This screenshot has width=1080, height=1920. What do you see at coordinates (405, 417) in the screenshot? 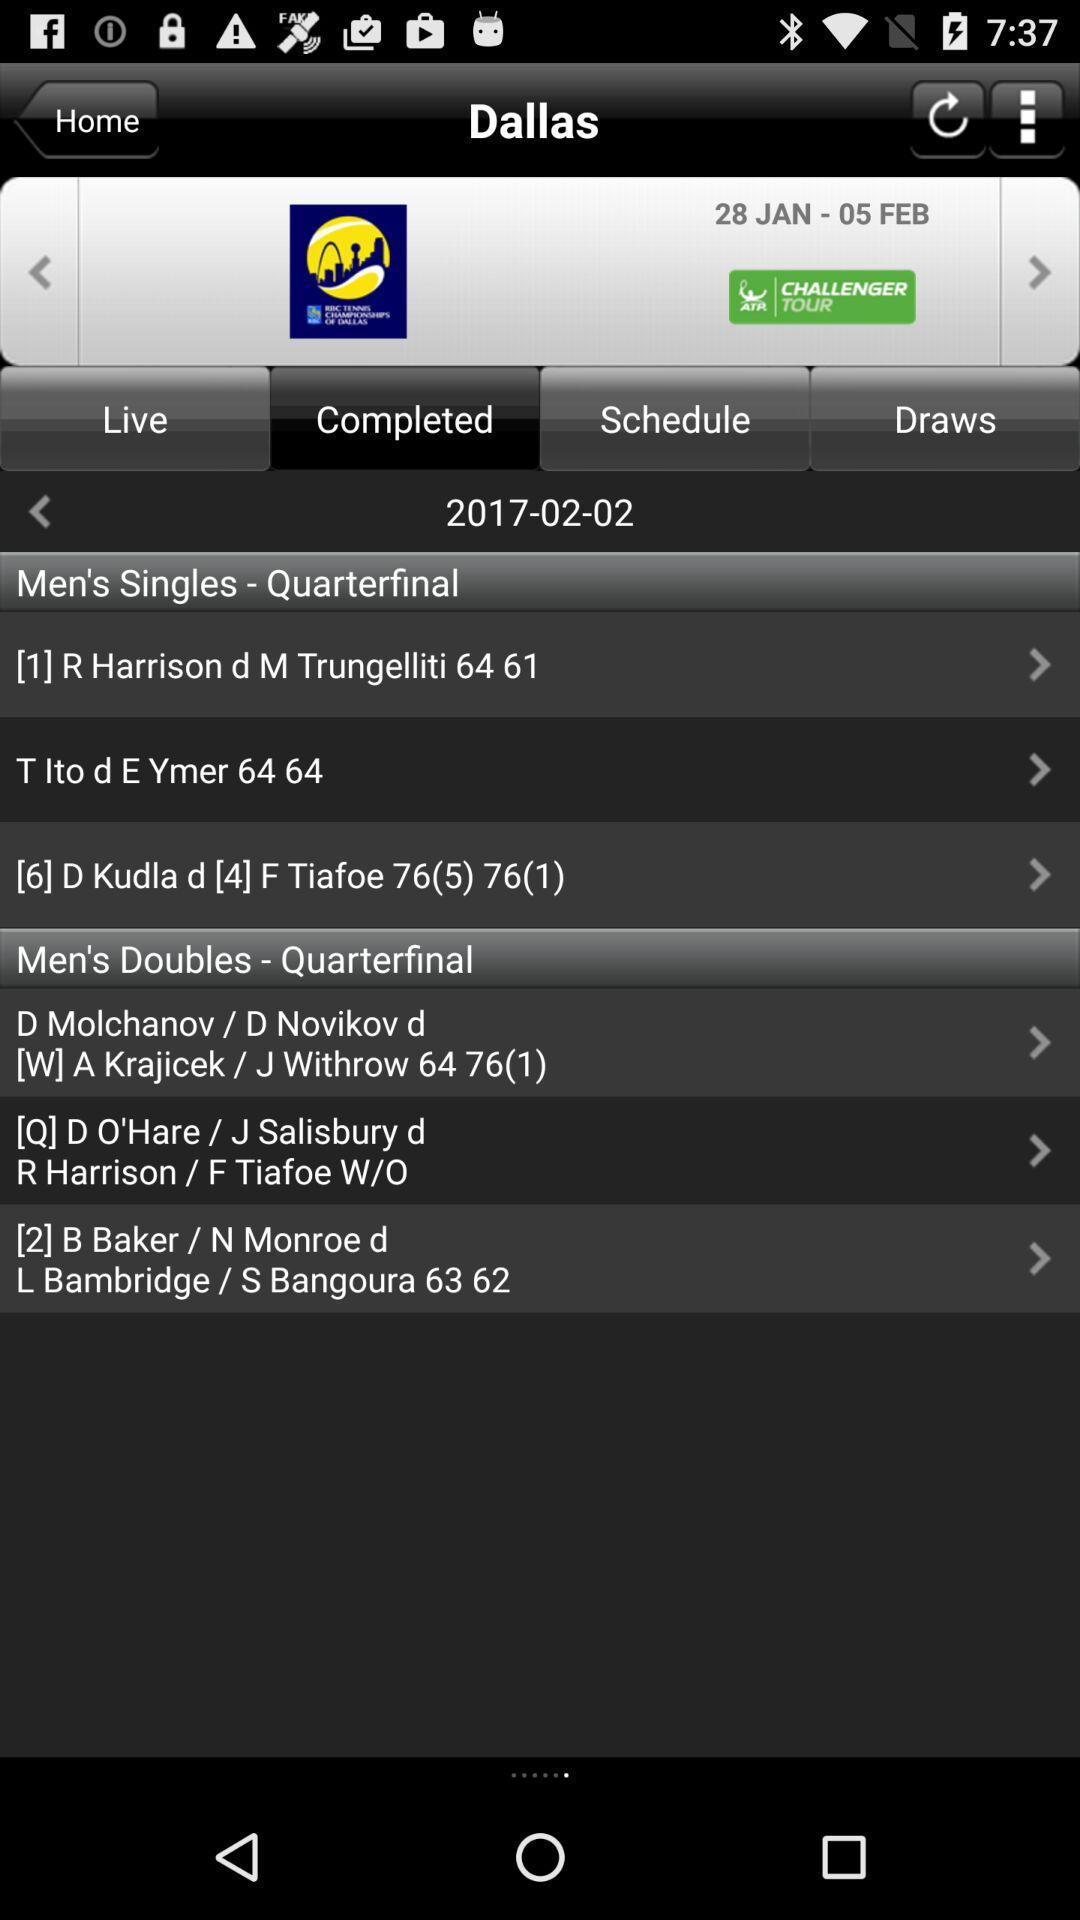
I see `completed` at bounding box center [405, 417].